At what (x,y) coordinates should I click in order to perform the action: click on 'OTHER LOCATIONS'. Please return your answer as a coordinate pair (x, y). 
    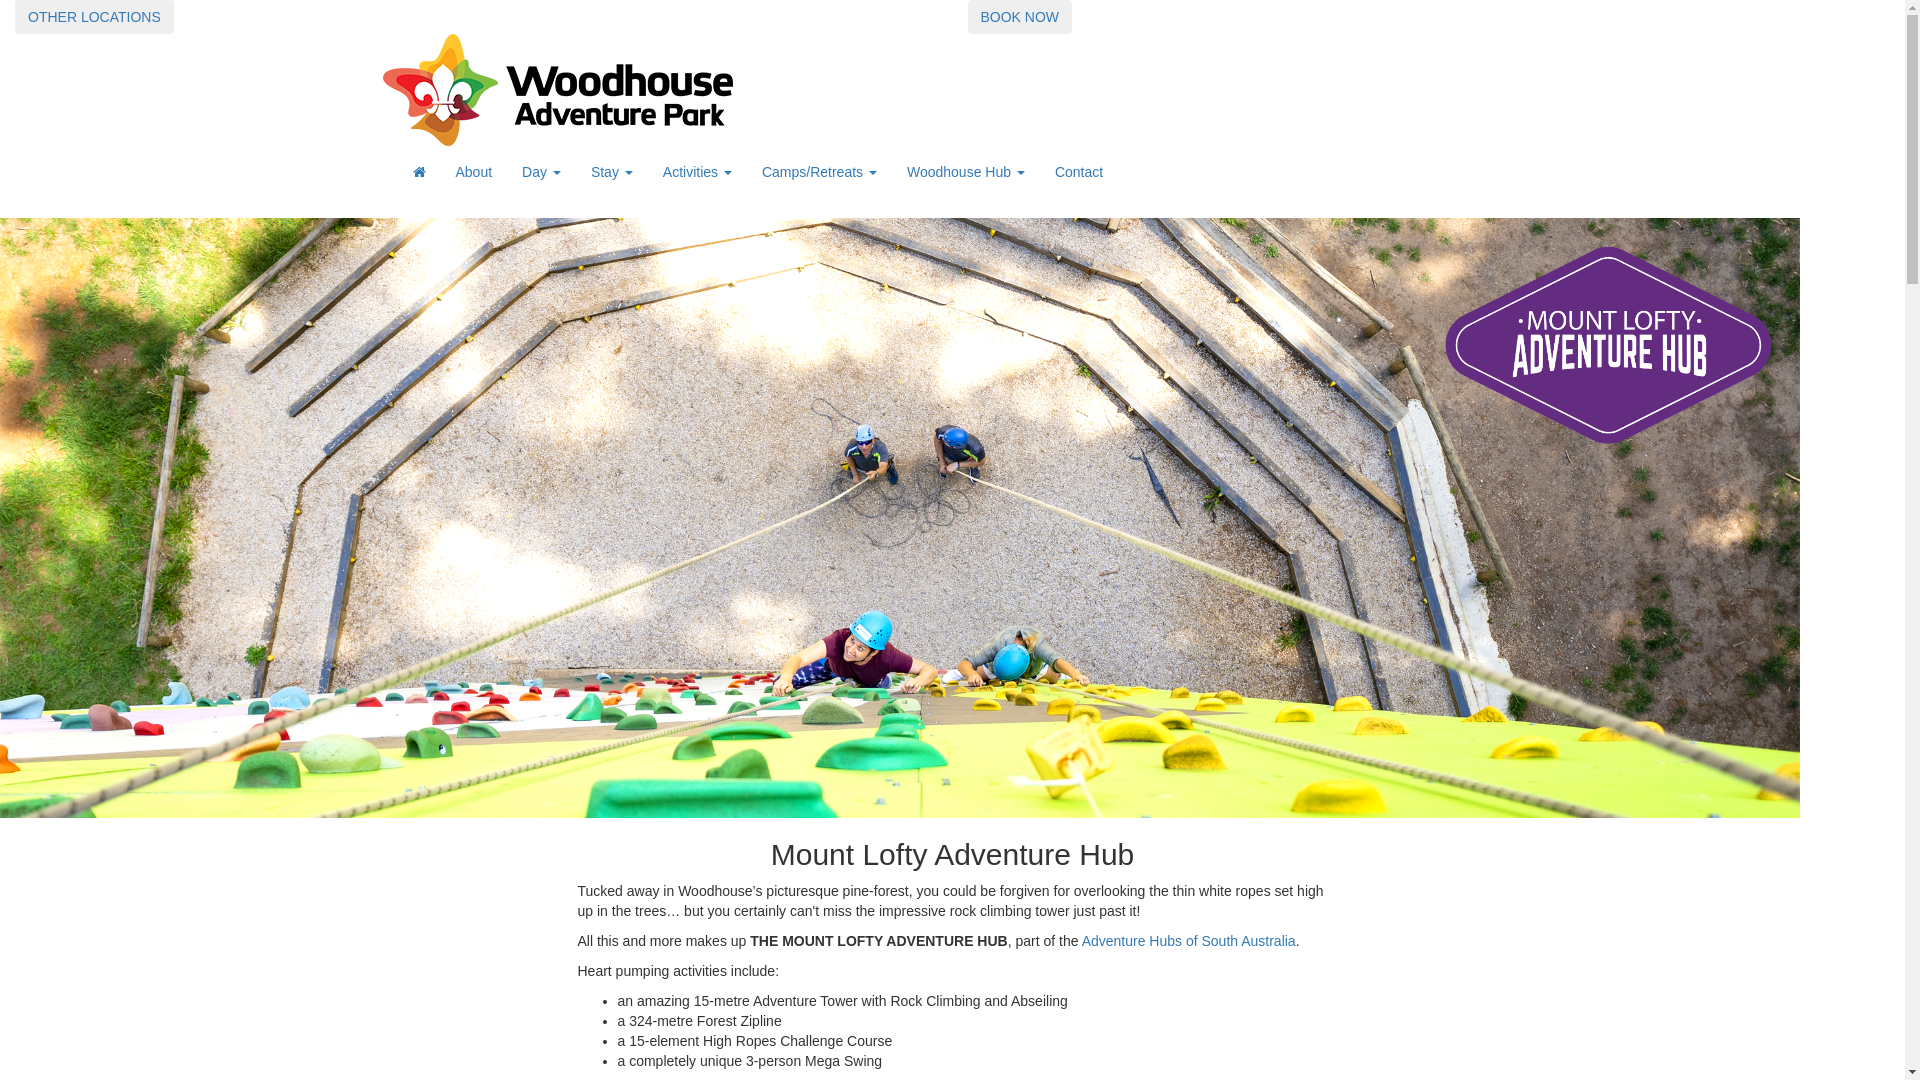
    Looking at the image, I should click on (93, 15).